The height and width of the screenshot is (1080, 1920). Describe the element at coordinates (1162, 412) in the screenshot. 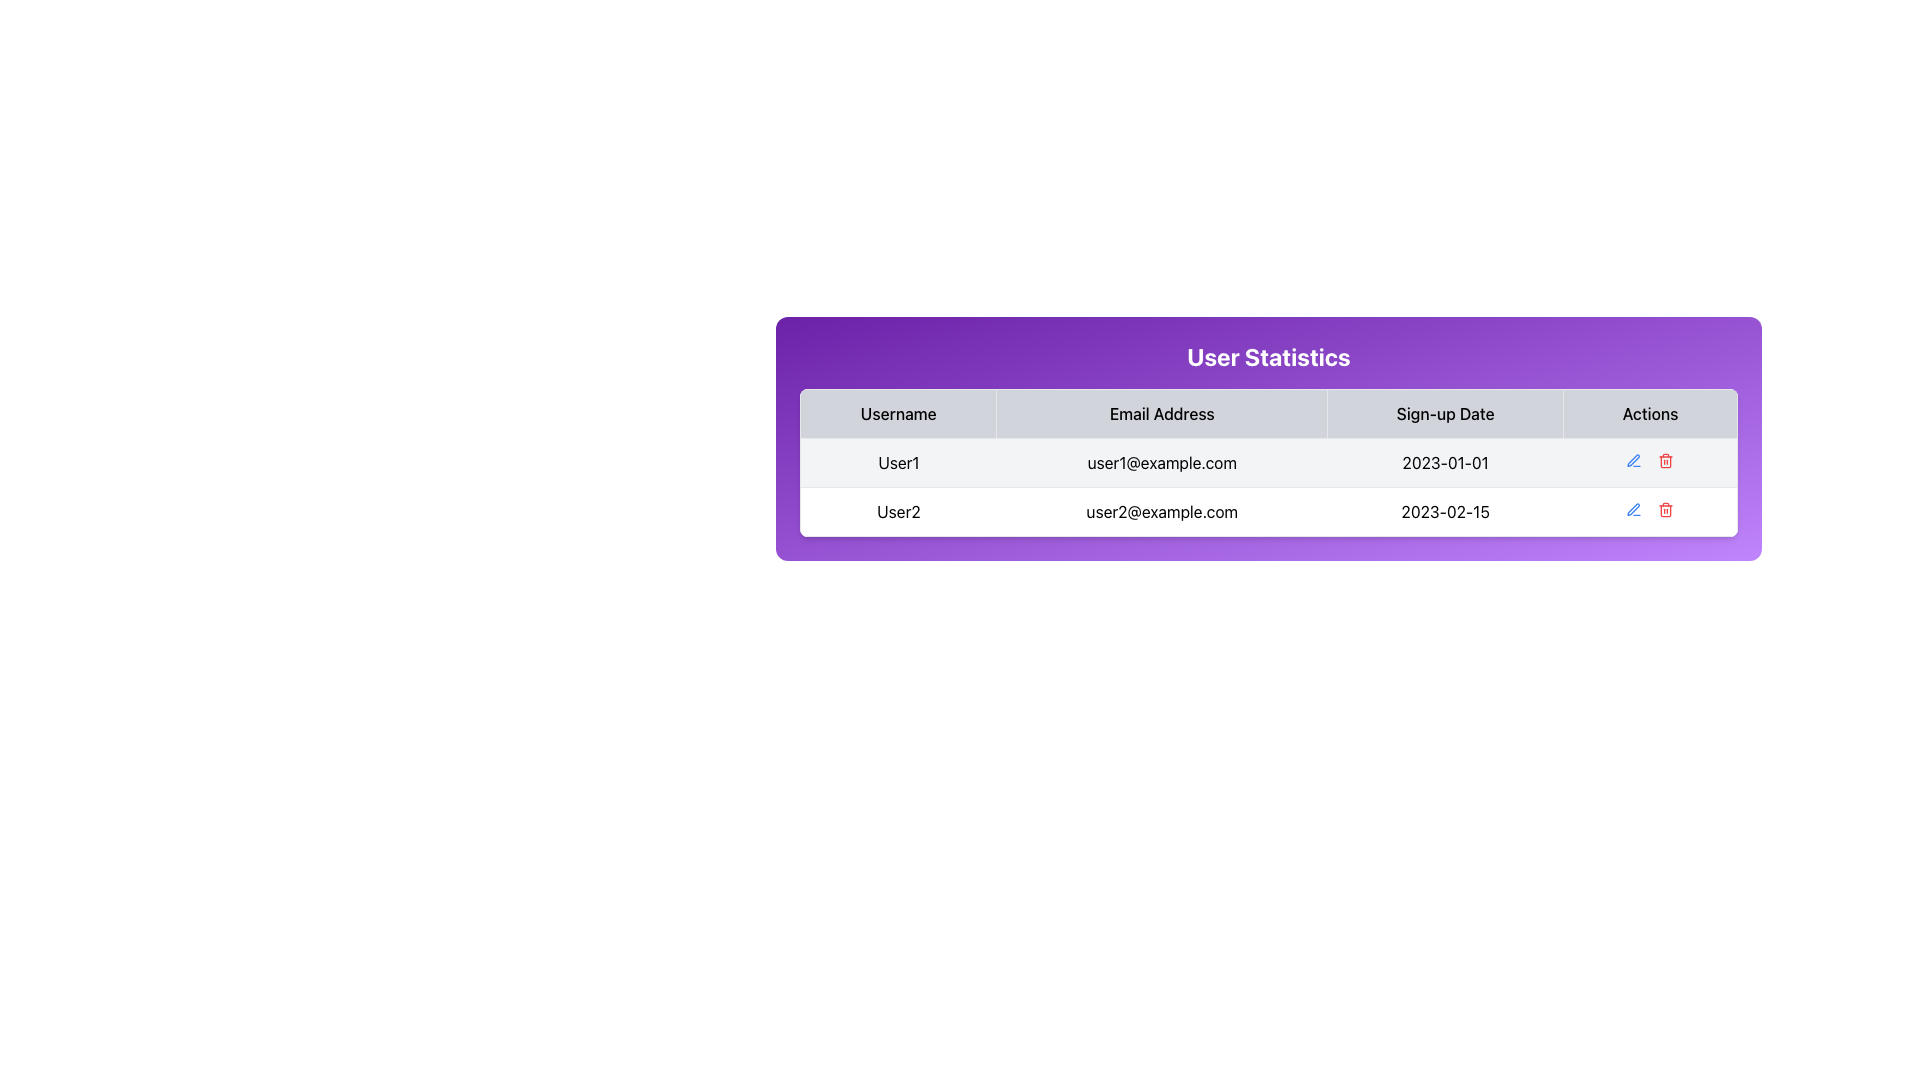

I see `the 'Email Address' column header cell in the User Statistics table, which is located between 'Username' and 'Sign-up Date'` at that location.